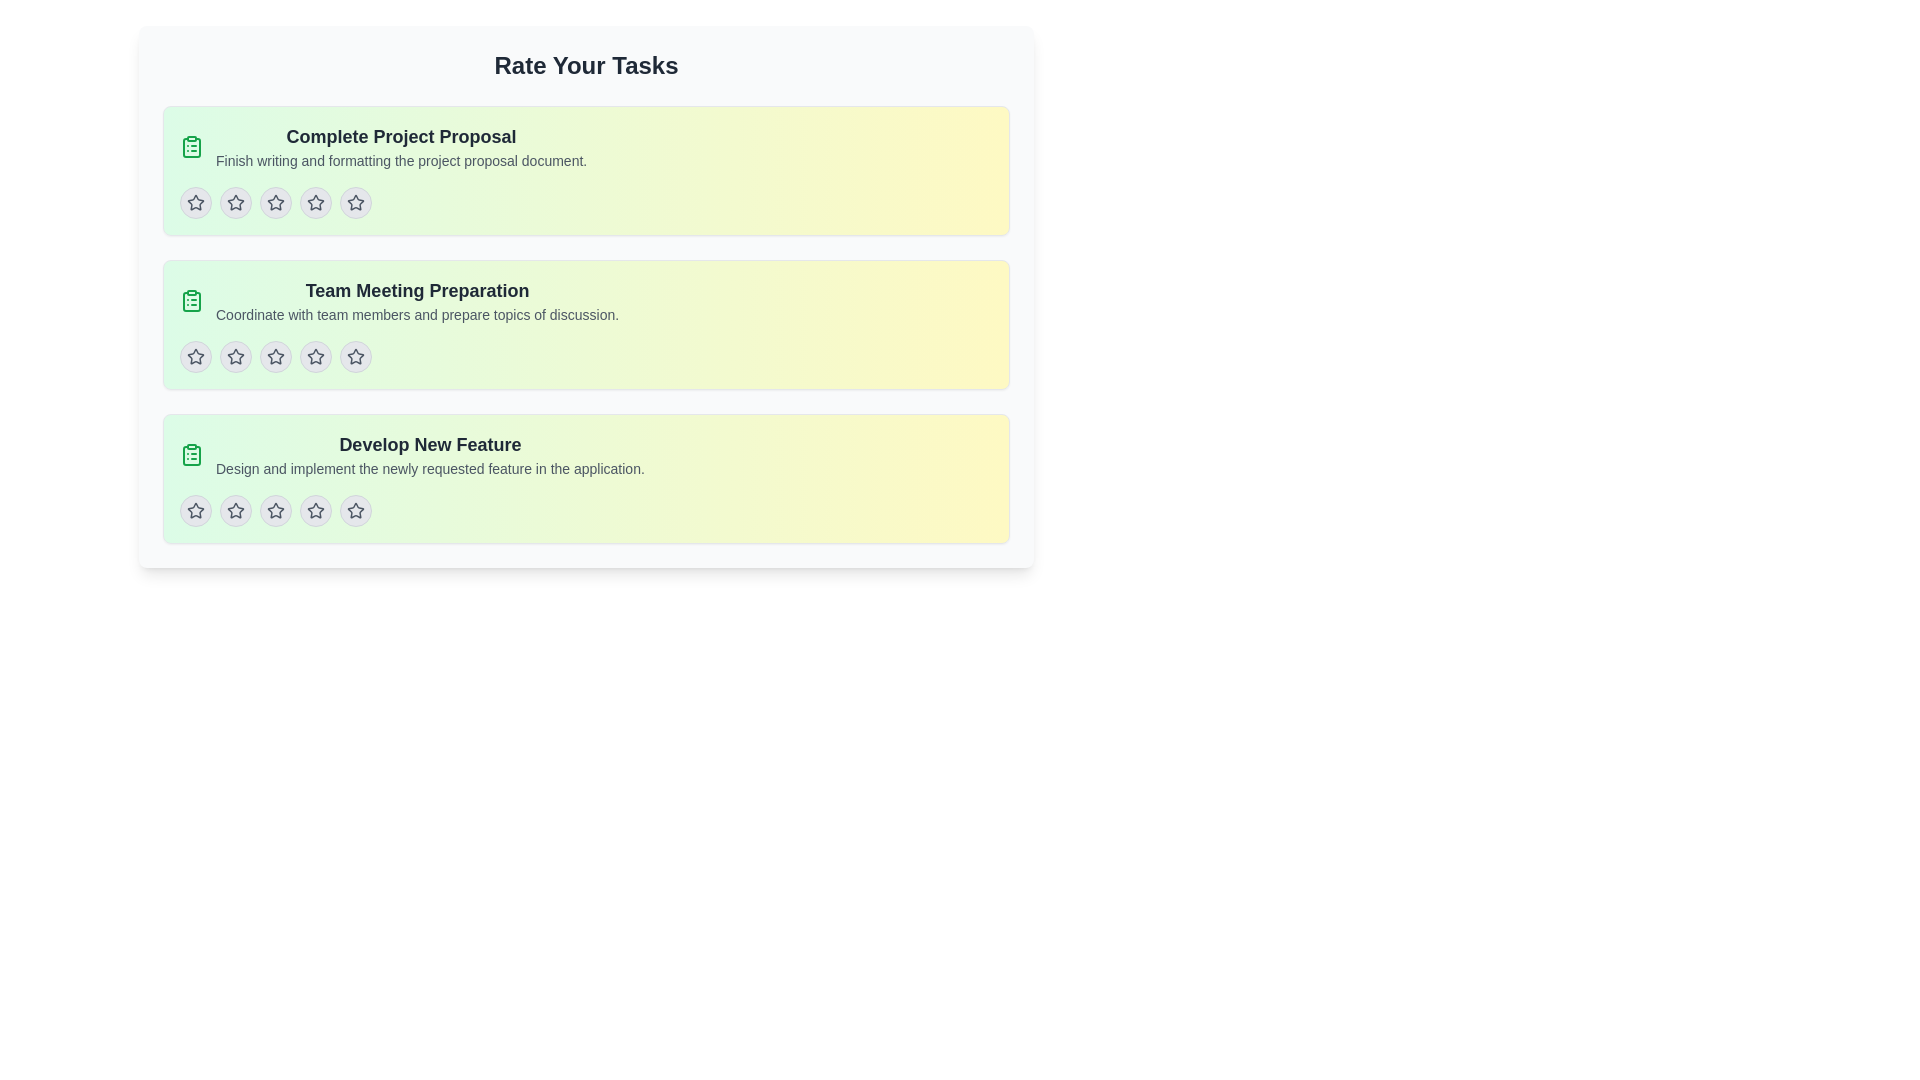  I want to click on the fourth star rating element in the task rating section under 'Complete Project Proposal', so click(315, 203).